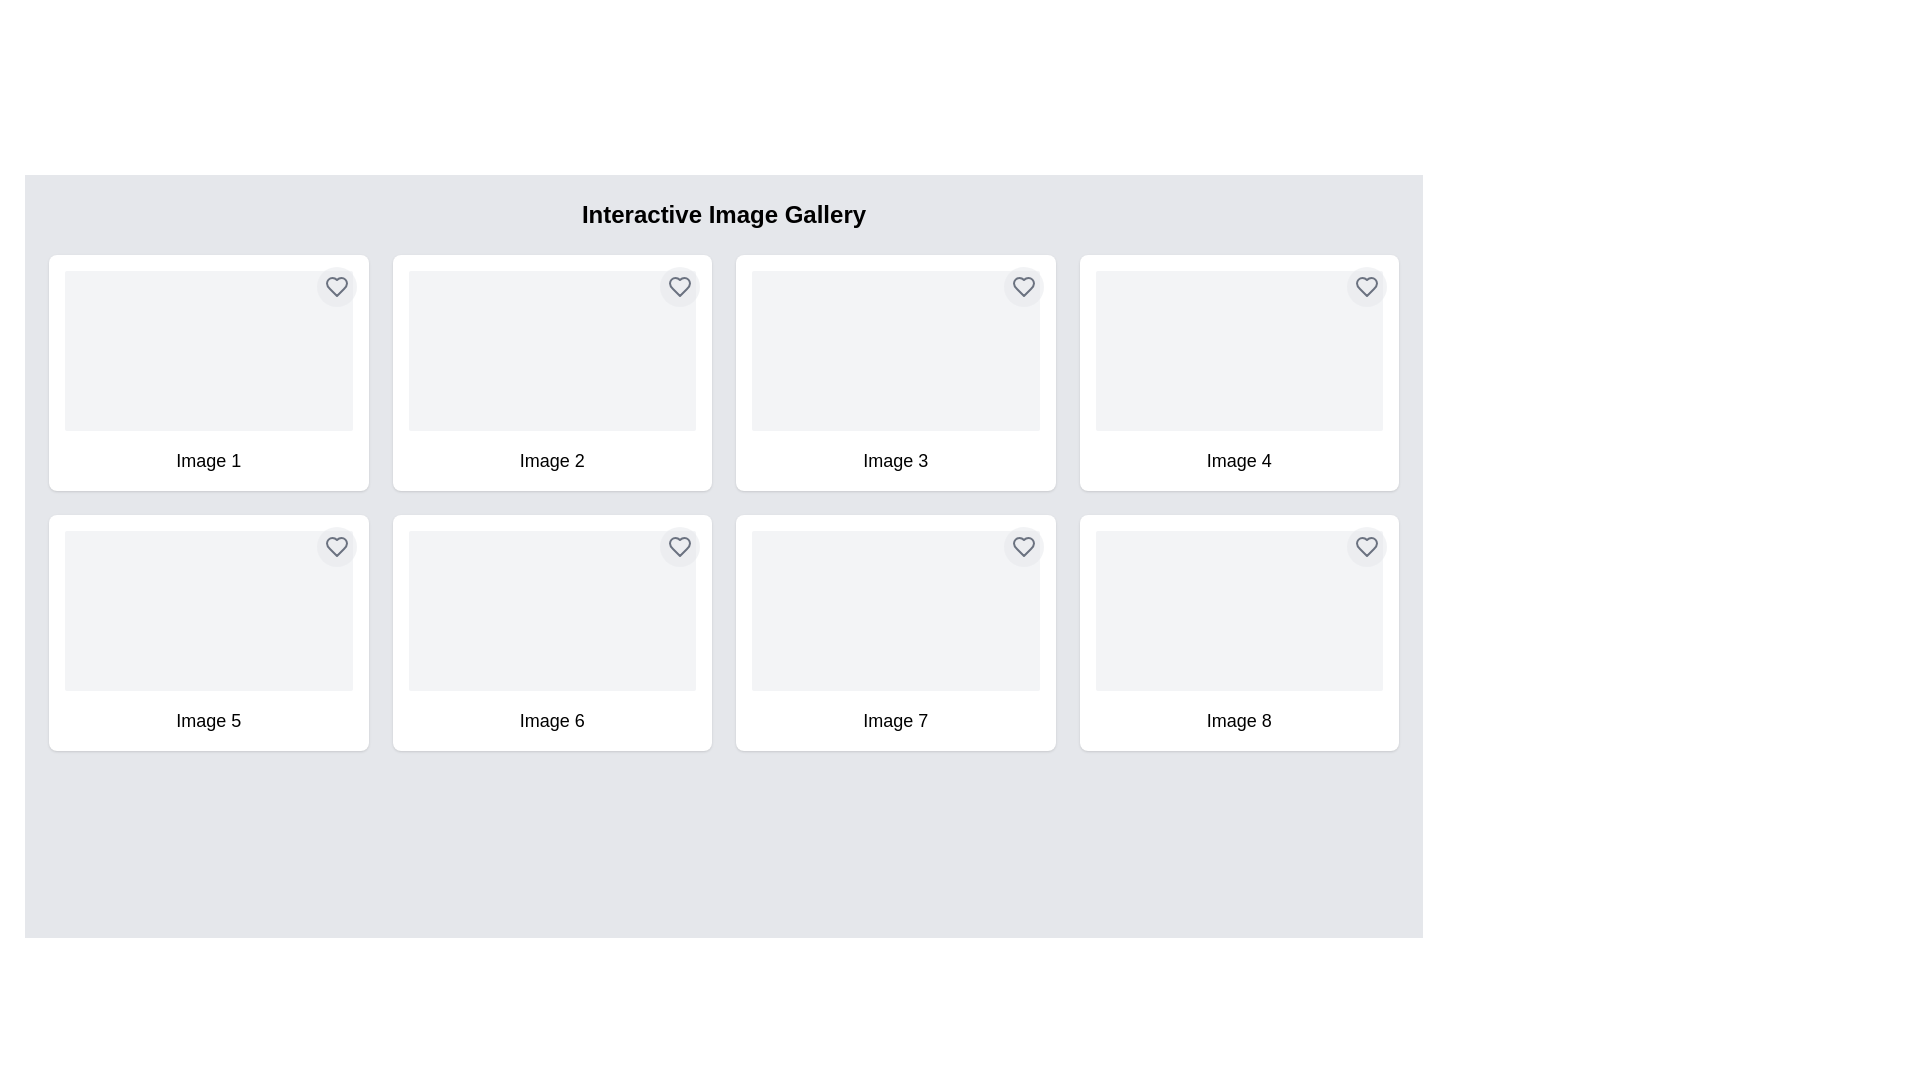  I want to click on the favorite icon located in the top-right corner of the first image in the gallery layout to mark the item as favorite, so click(336, 286).